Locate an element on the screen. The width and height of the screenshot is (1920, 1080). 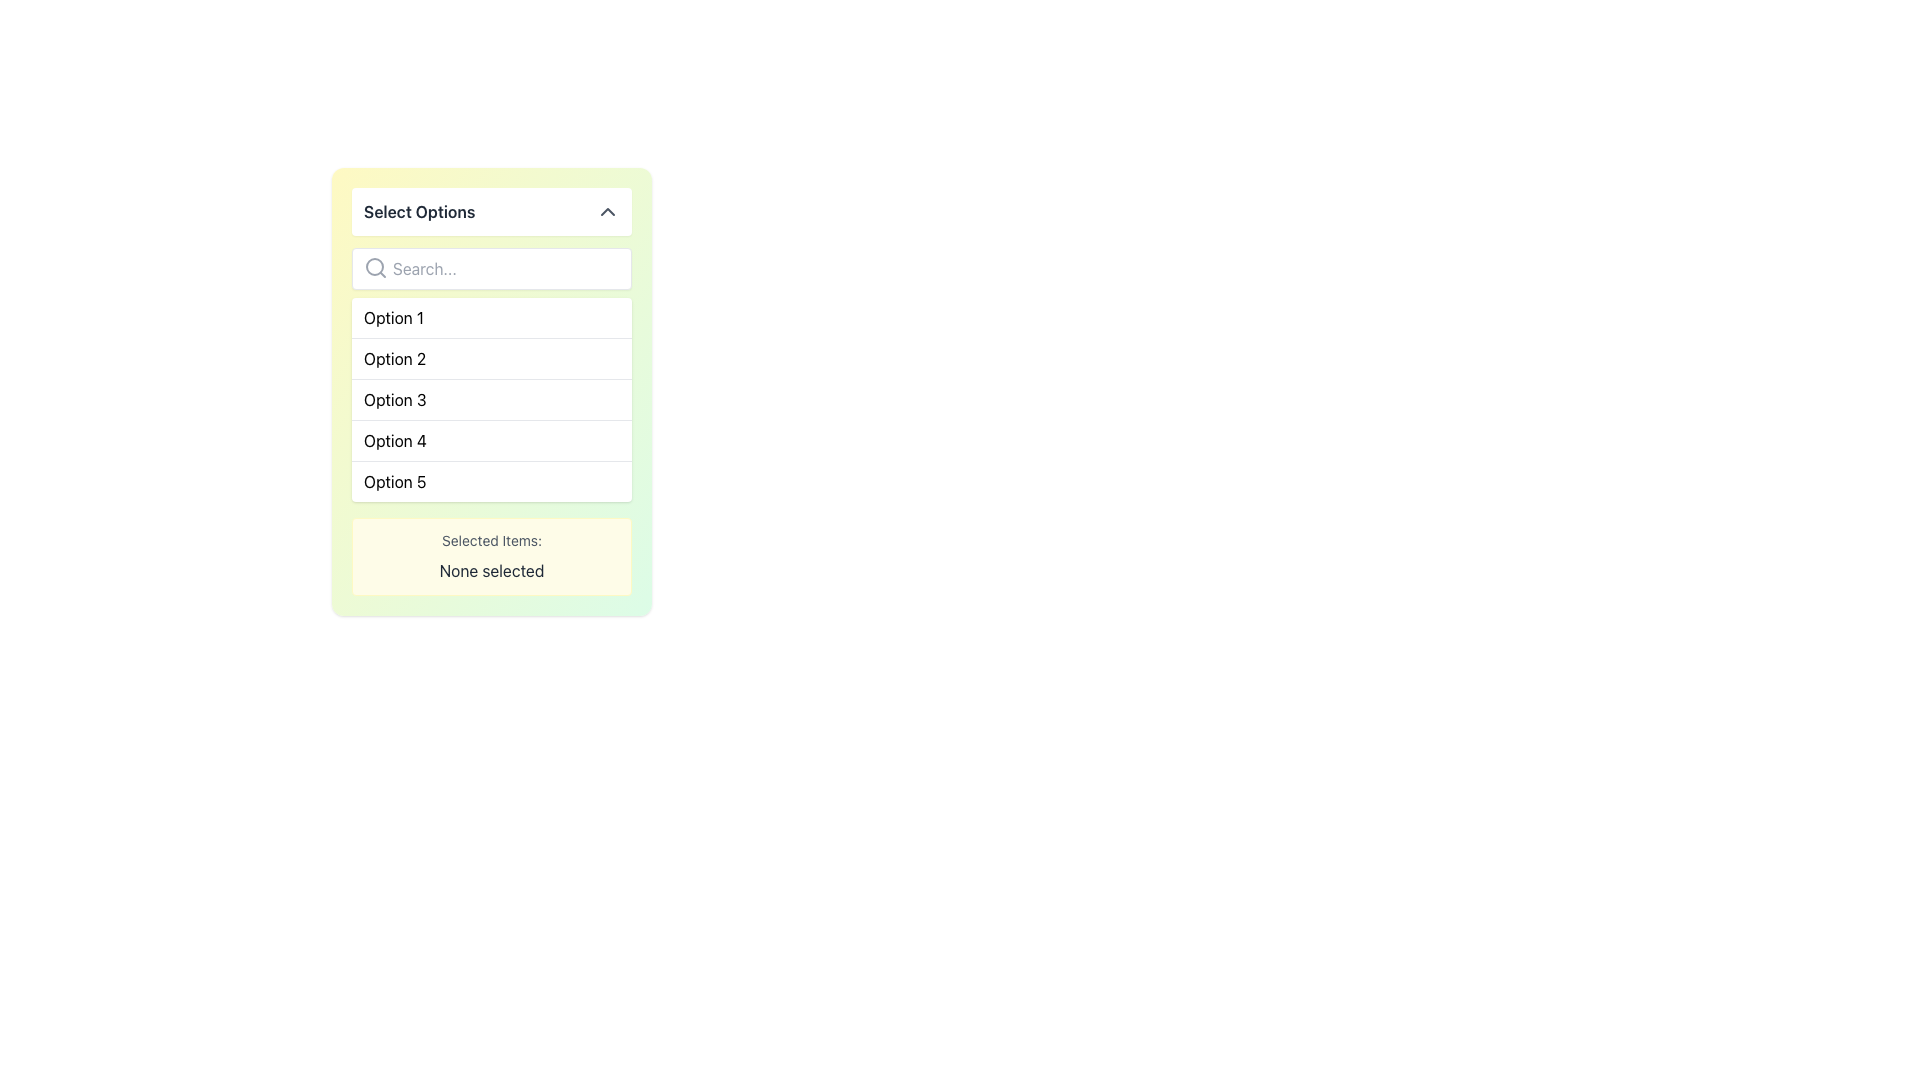
the search icon located on the left side of the search bar, which visually indicates the presence of a search functionality is located at coordinates (375, 266).